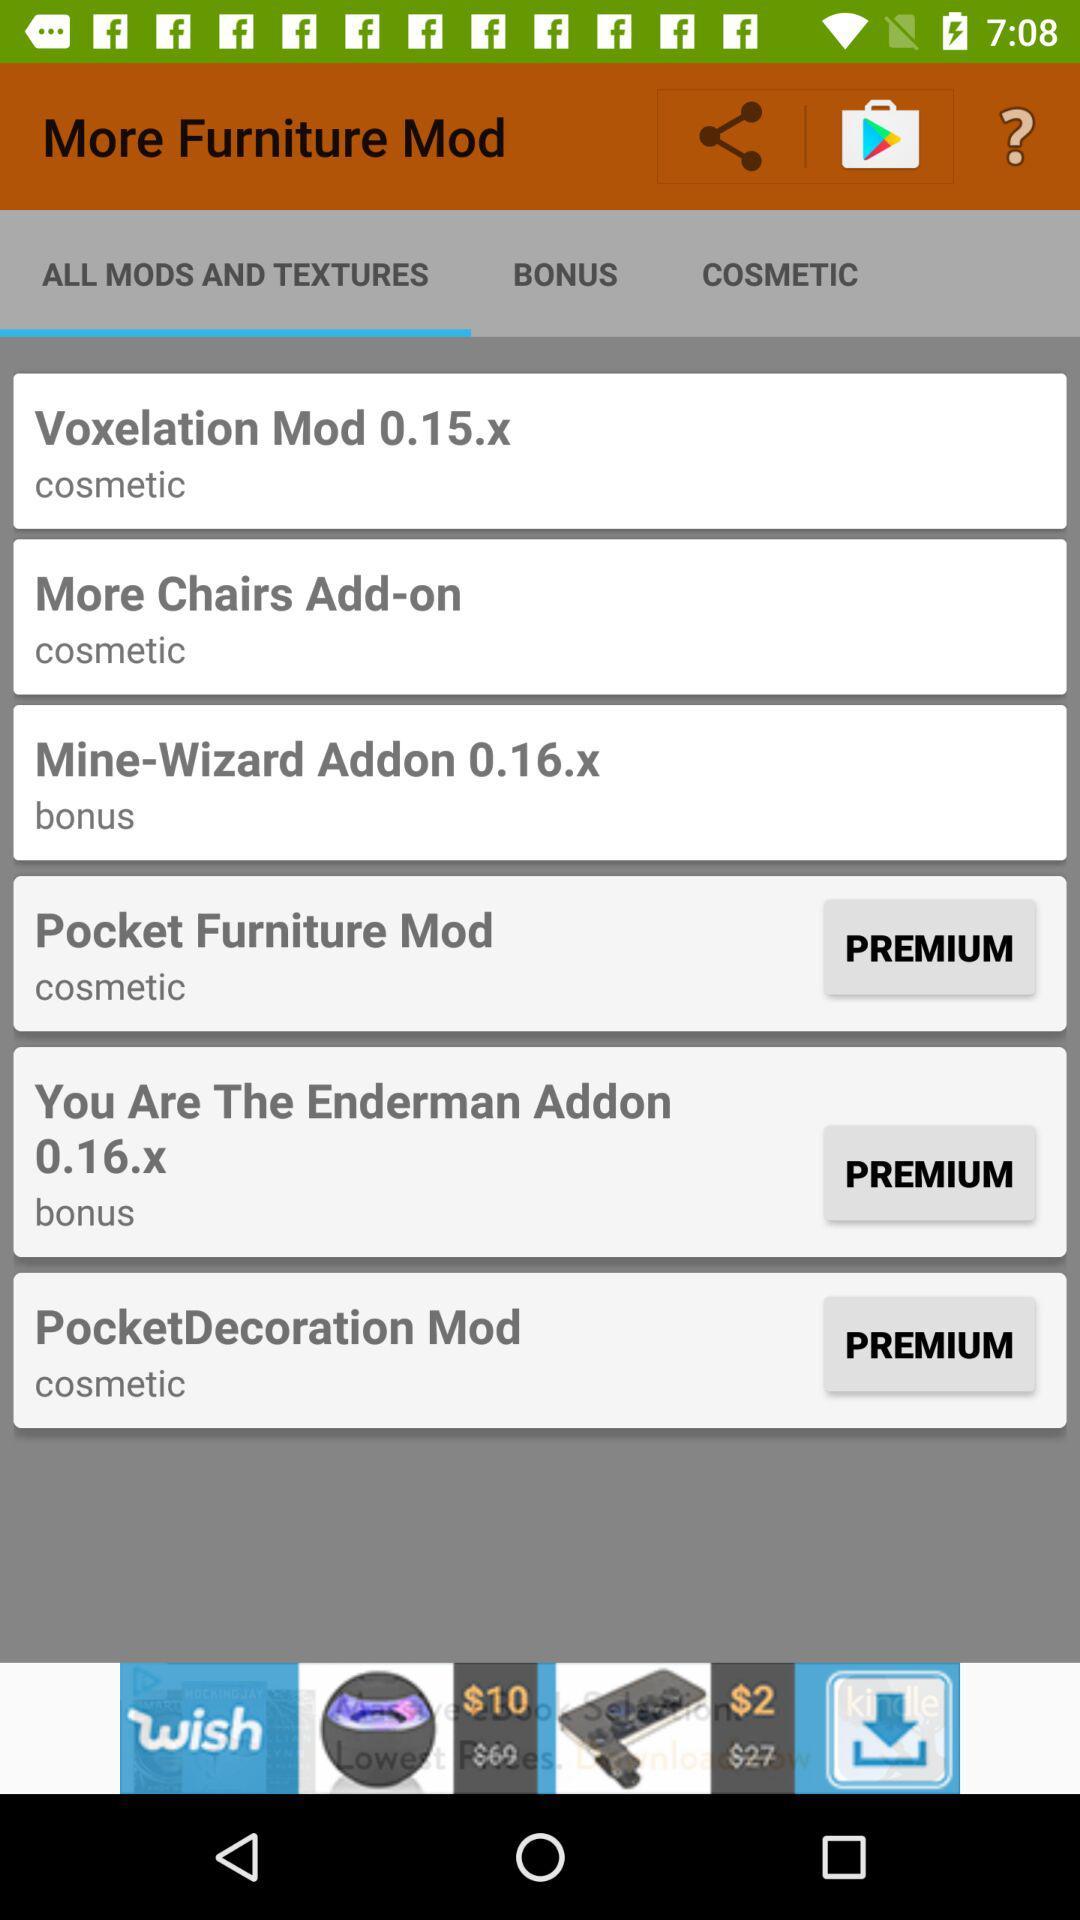  What do you see at coordinates (540, 616) in the screenshot?
I see `the text from second row` at bounding box center [540, 616].